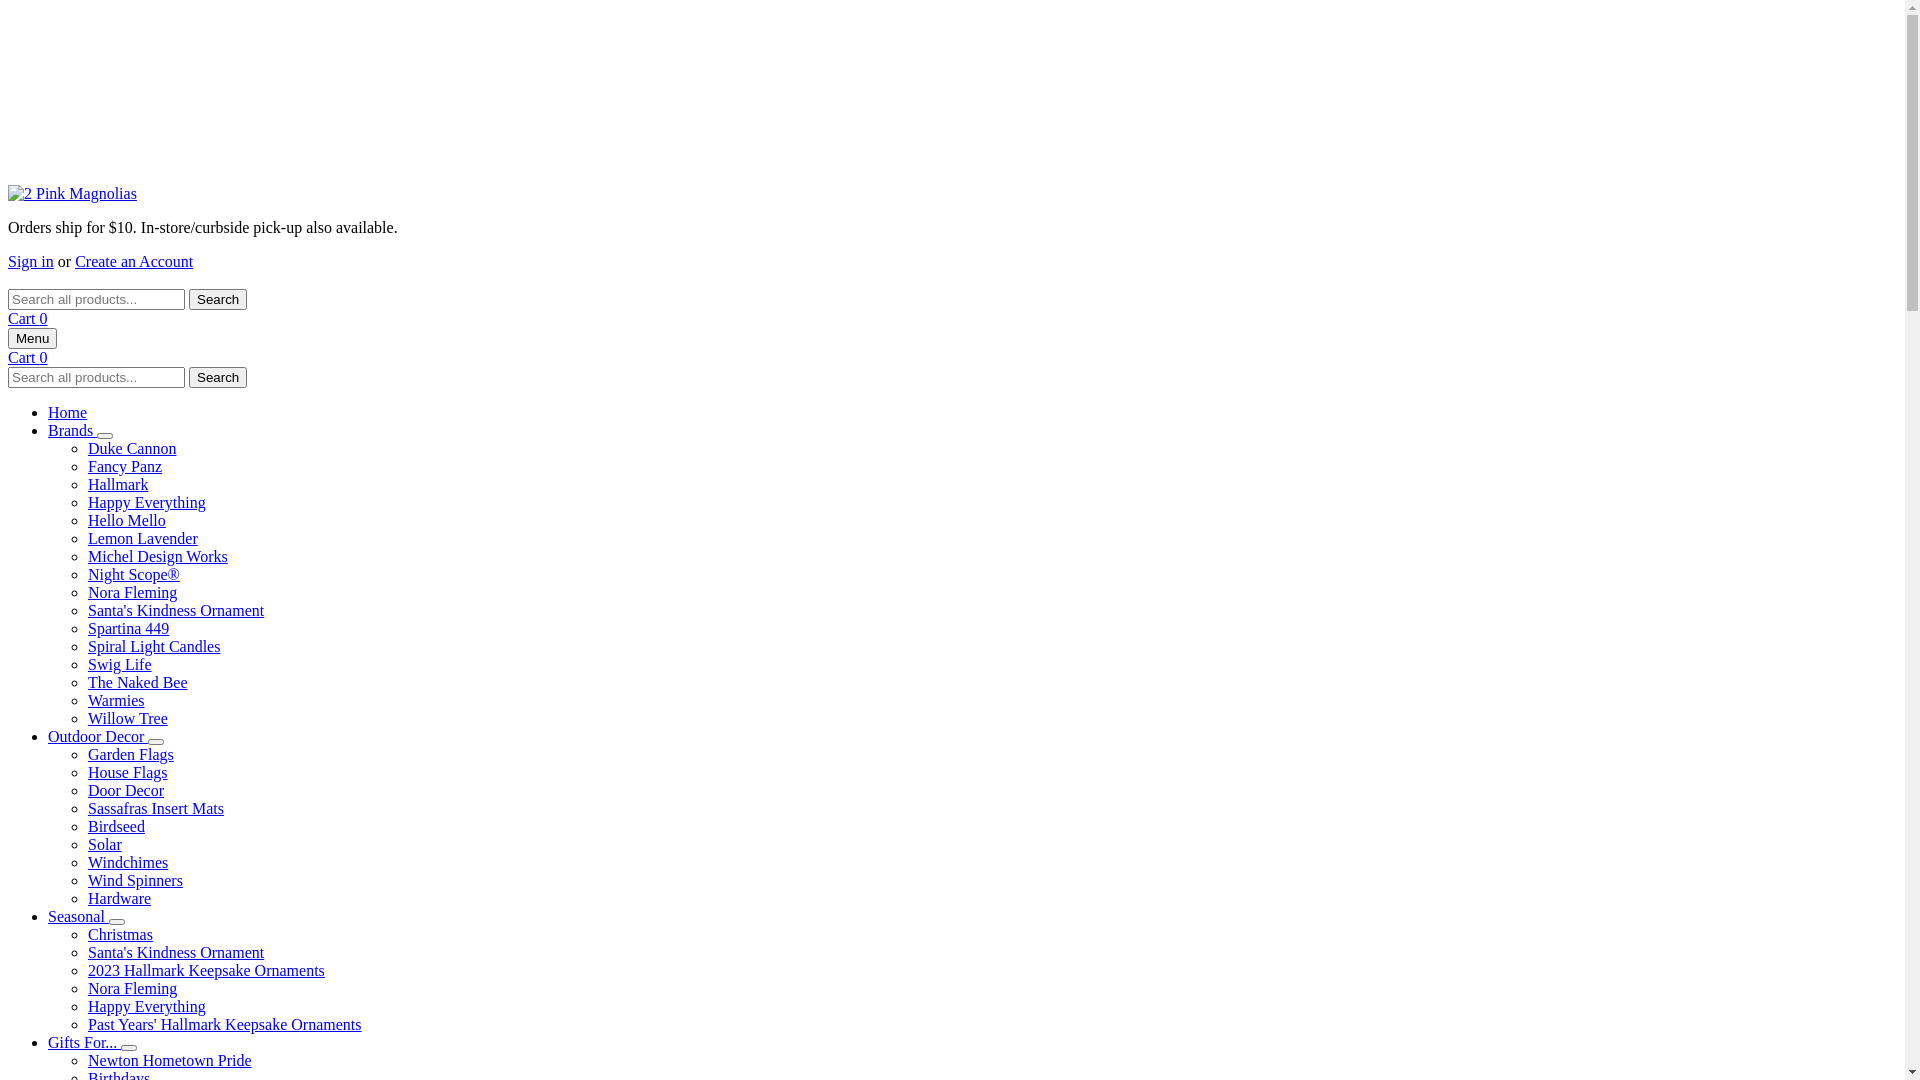  What do you see at coordinates (115, 826) in the screenshot?
I see `'Birdseed'` at bounding box center [115, 826].